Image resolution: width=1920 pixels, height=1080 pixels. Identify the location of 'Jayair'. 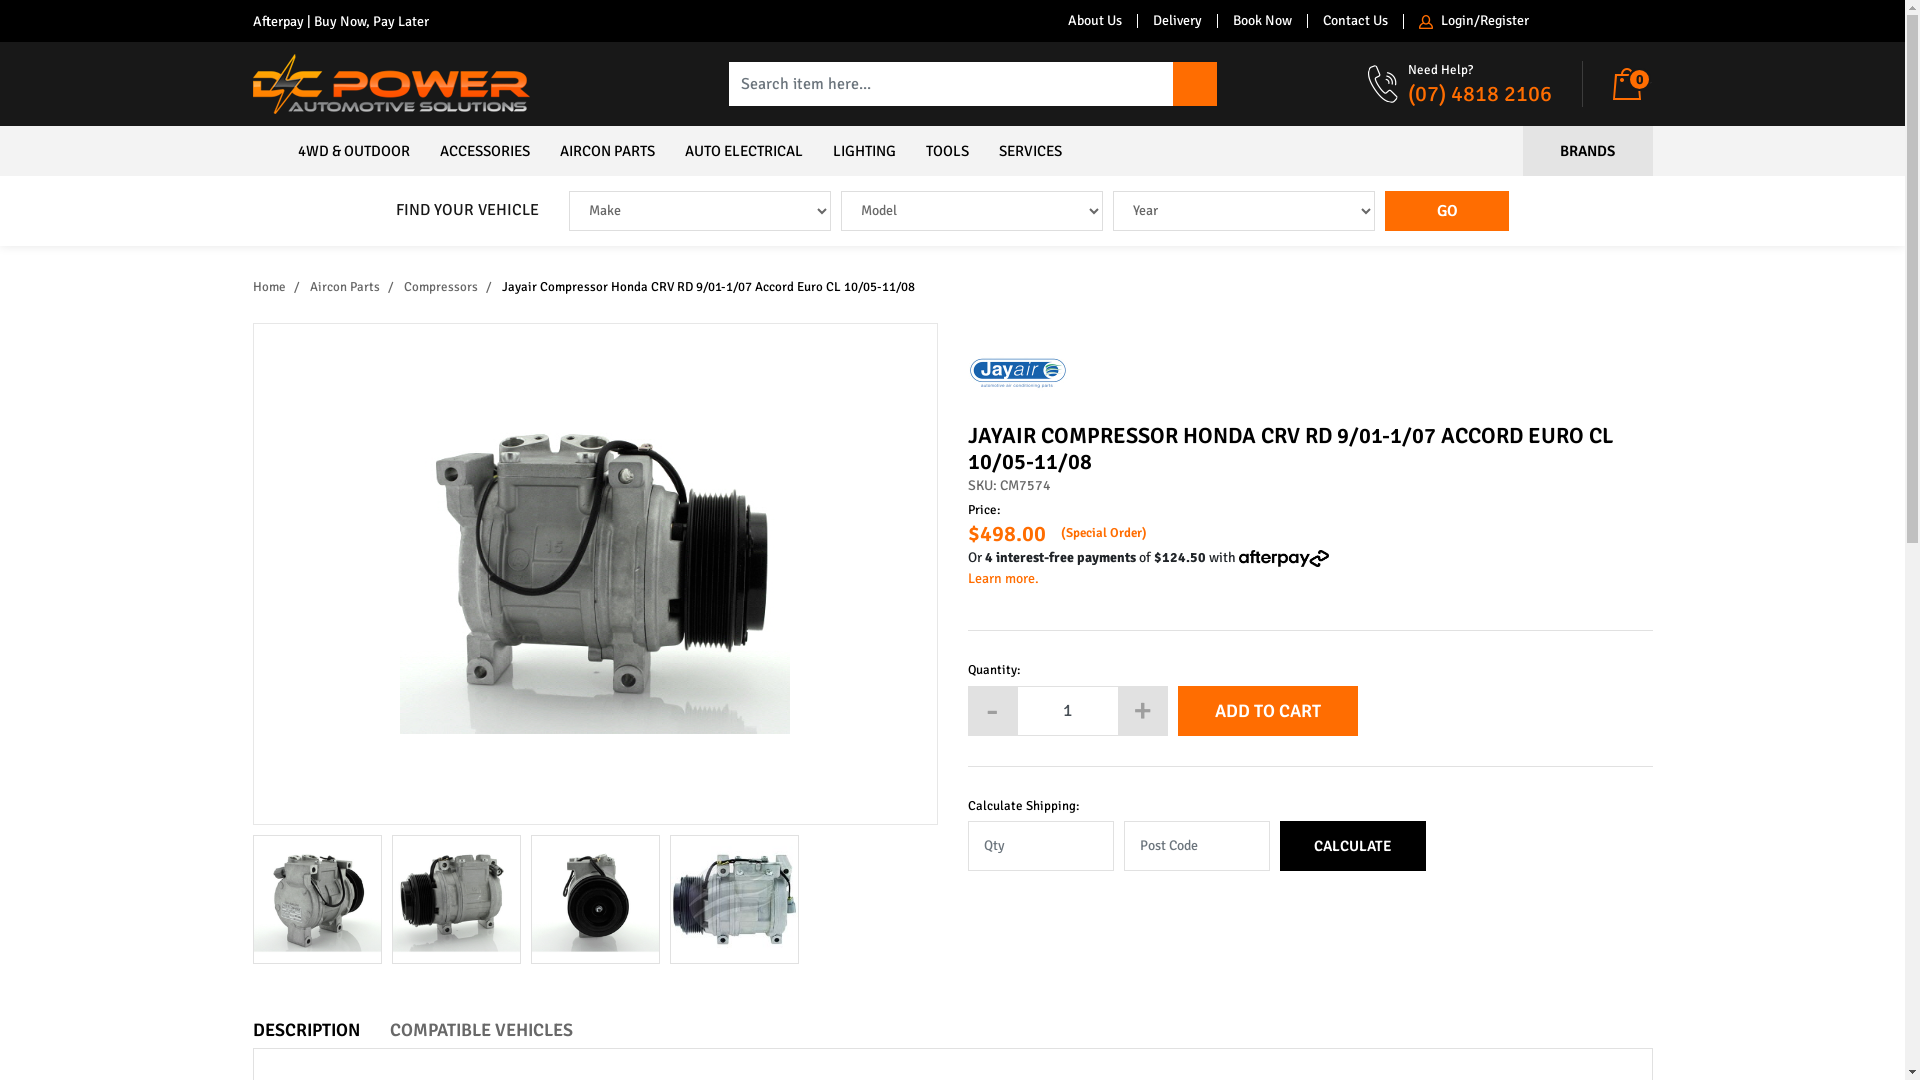
(1017, 371).